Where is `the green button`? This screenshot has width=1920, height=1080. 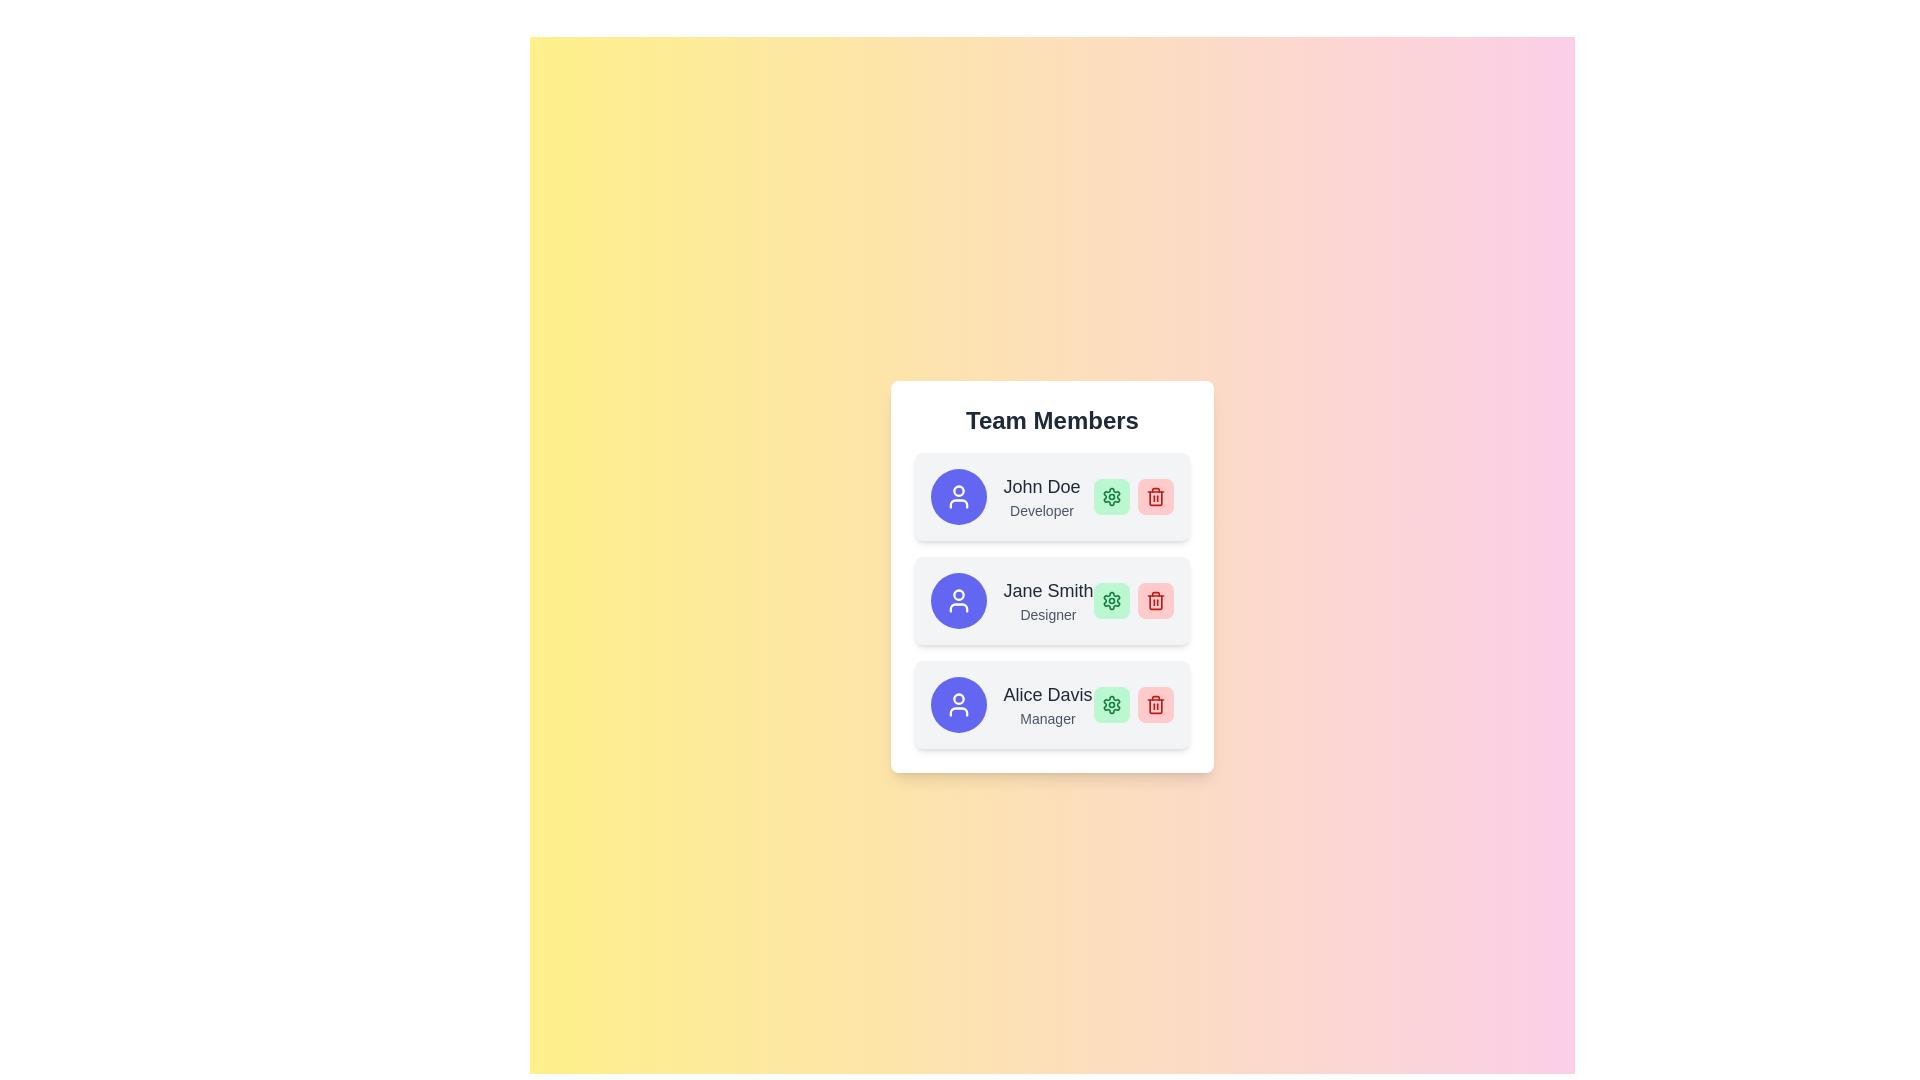 the green button is located at coordinates (1110, 704).